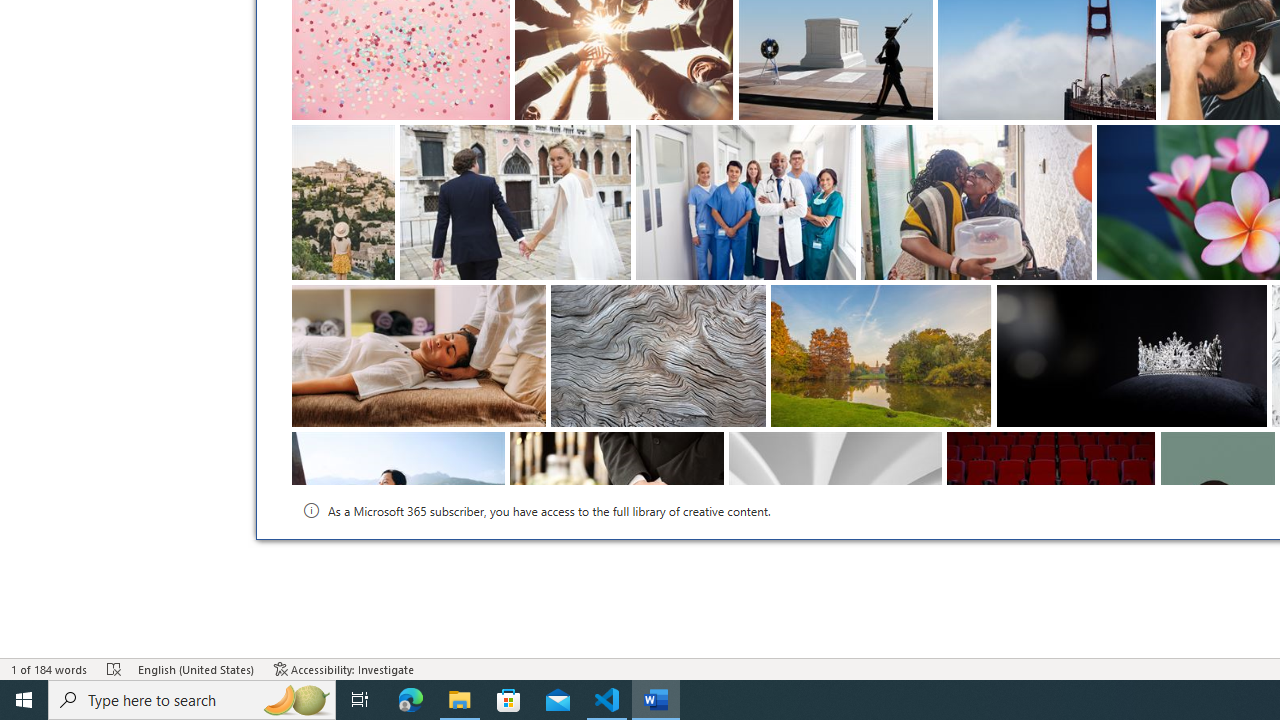 Image resolution: width=1280 pixels, height=720 pixels. Describe the element at coordinates (294, 698) in the screenshot. I see `'Search highlights icon opens search home window'` at that location.